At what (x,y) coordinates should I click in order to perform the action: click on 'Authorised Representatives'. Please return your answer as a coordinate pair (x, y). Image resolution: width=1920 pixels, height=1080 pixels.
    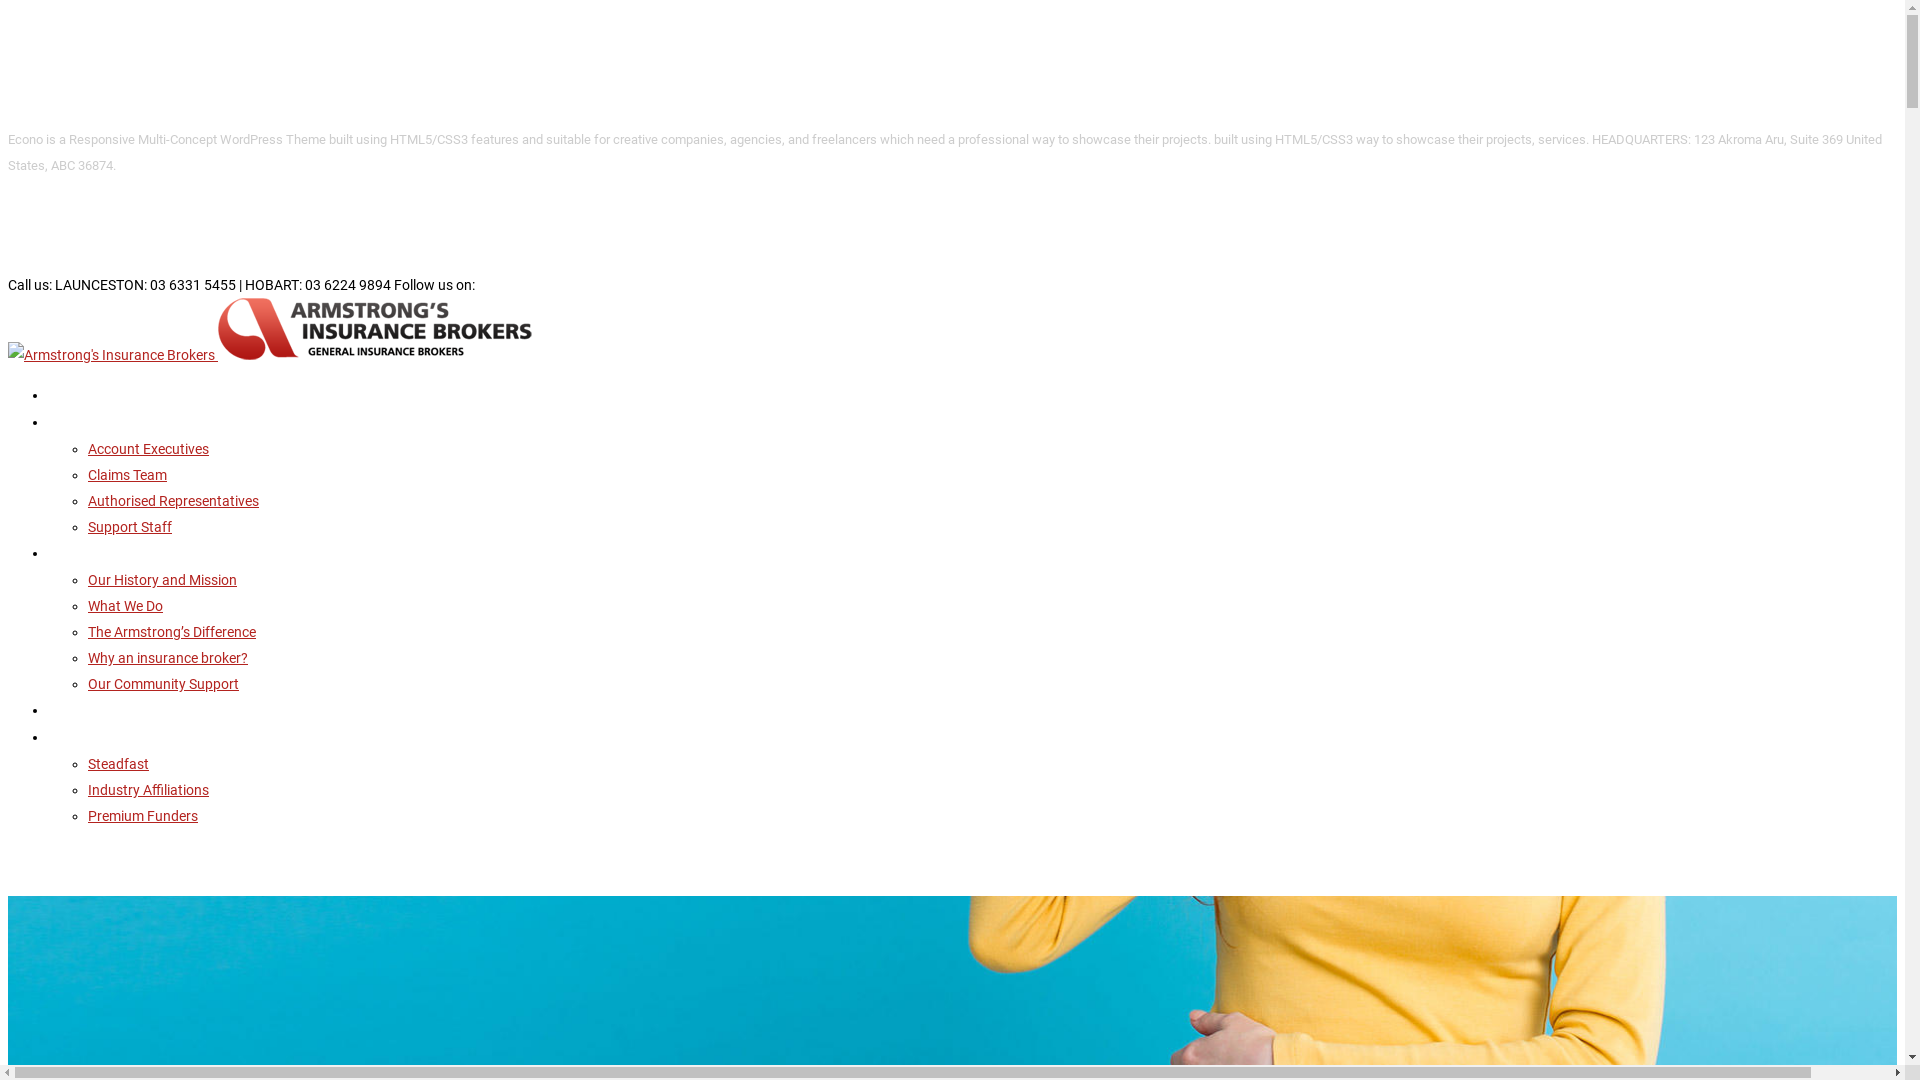
    Looking at the image, I should click on (173, 500).